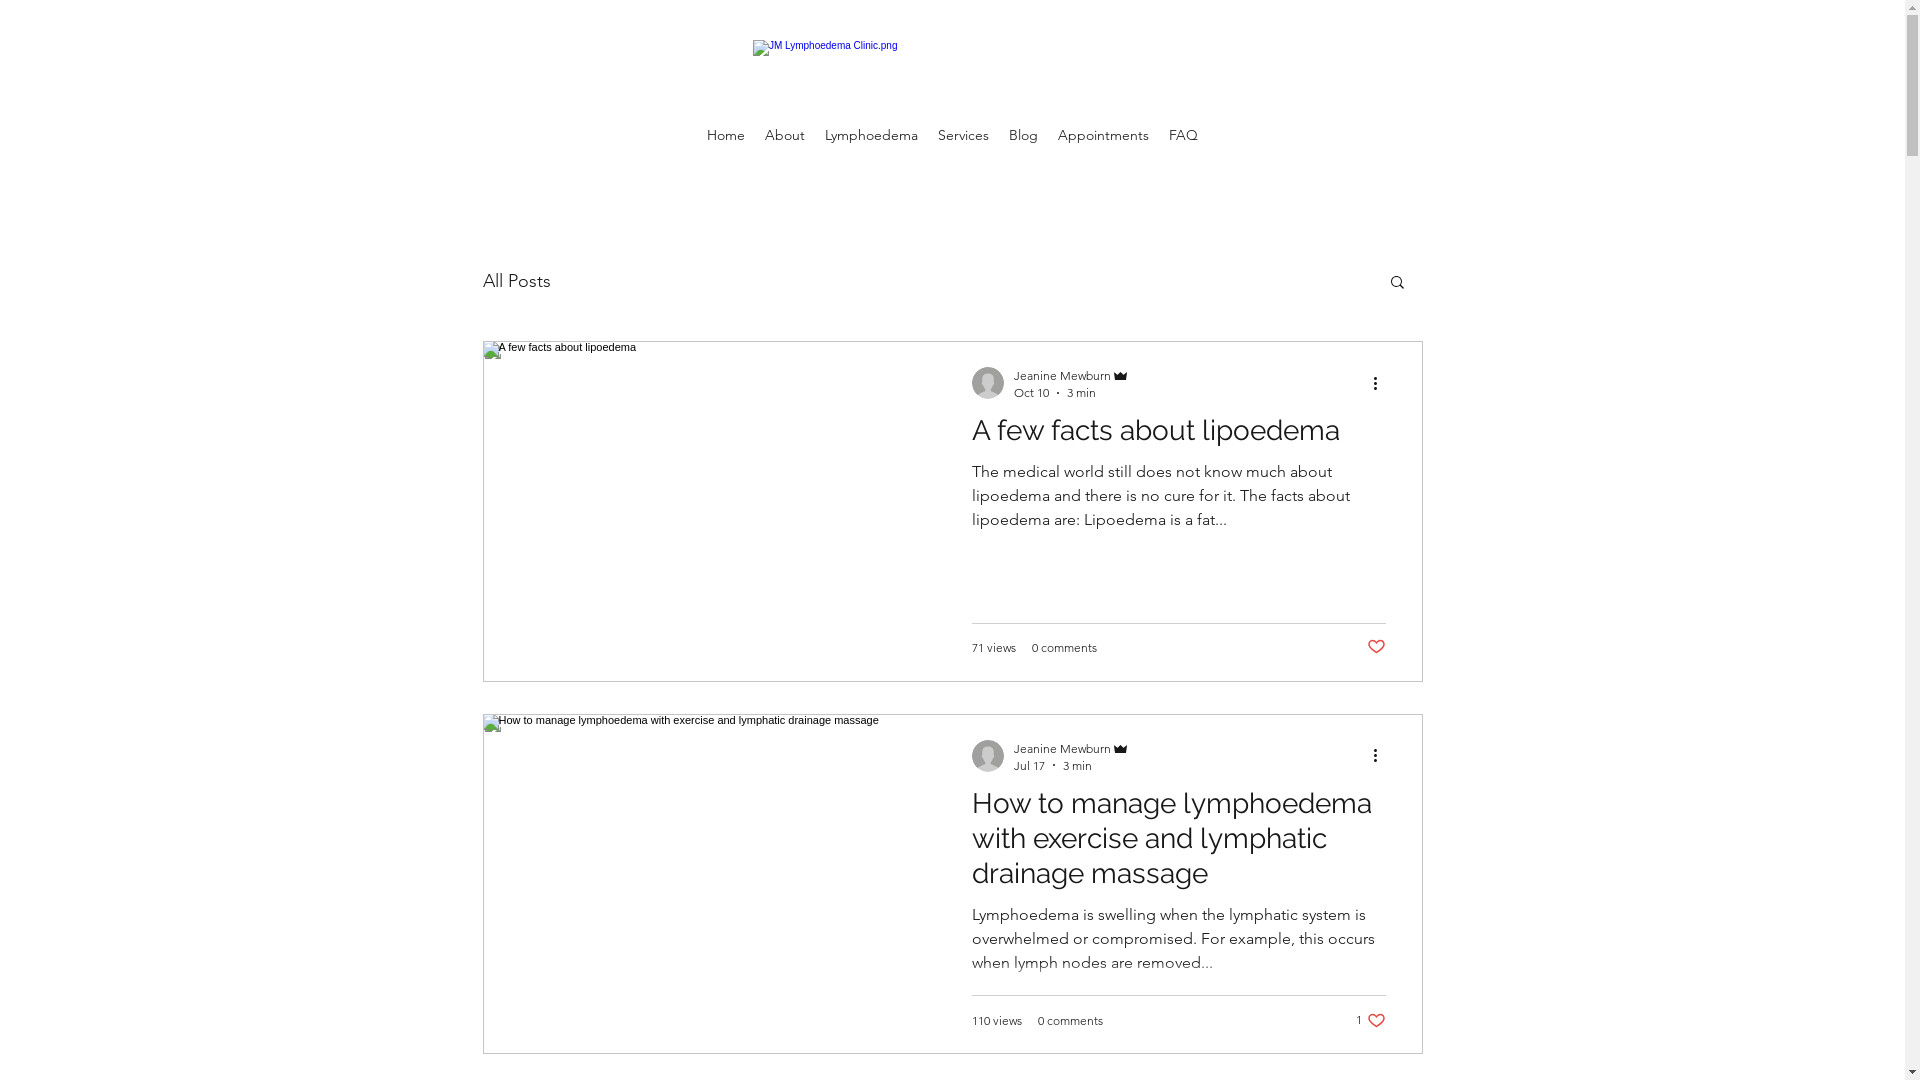 Image resolution: width=1920 pixels, height=1080 pixels. What do you see at coordinates (1365, 647) in the screenshot?
I see `'Post not marked as liked'` at bounding box center [1365, 647].